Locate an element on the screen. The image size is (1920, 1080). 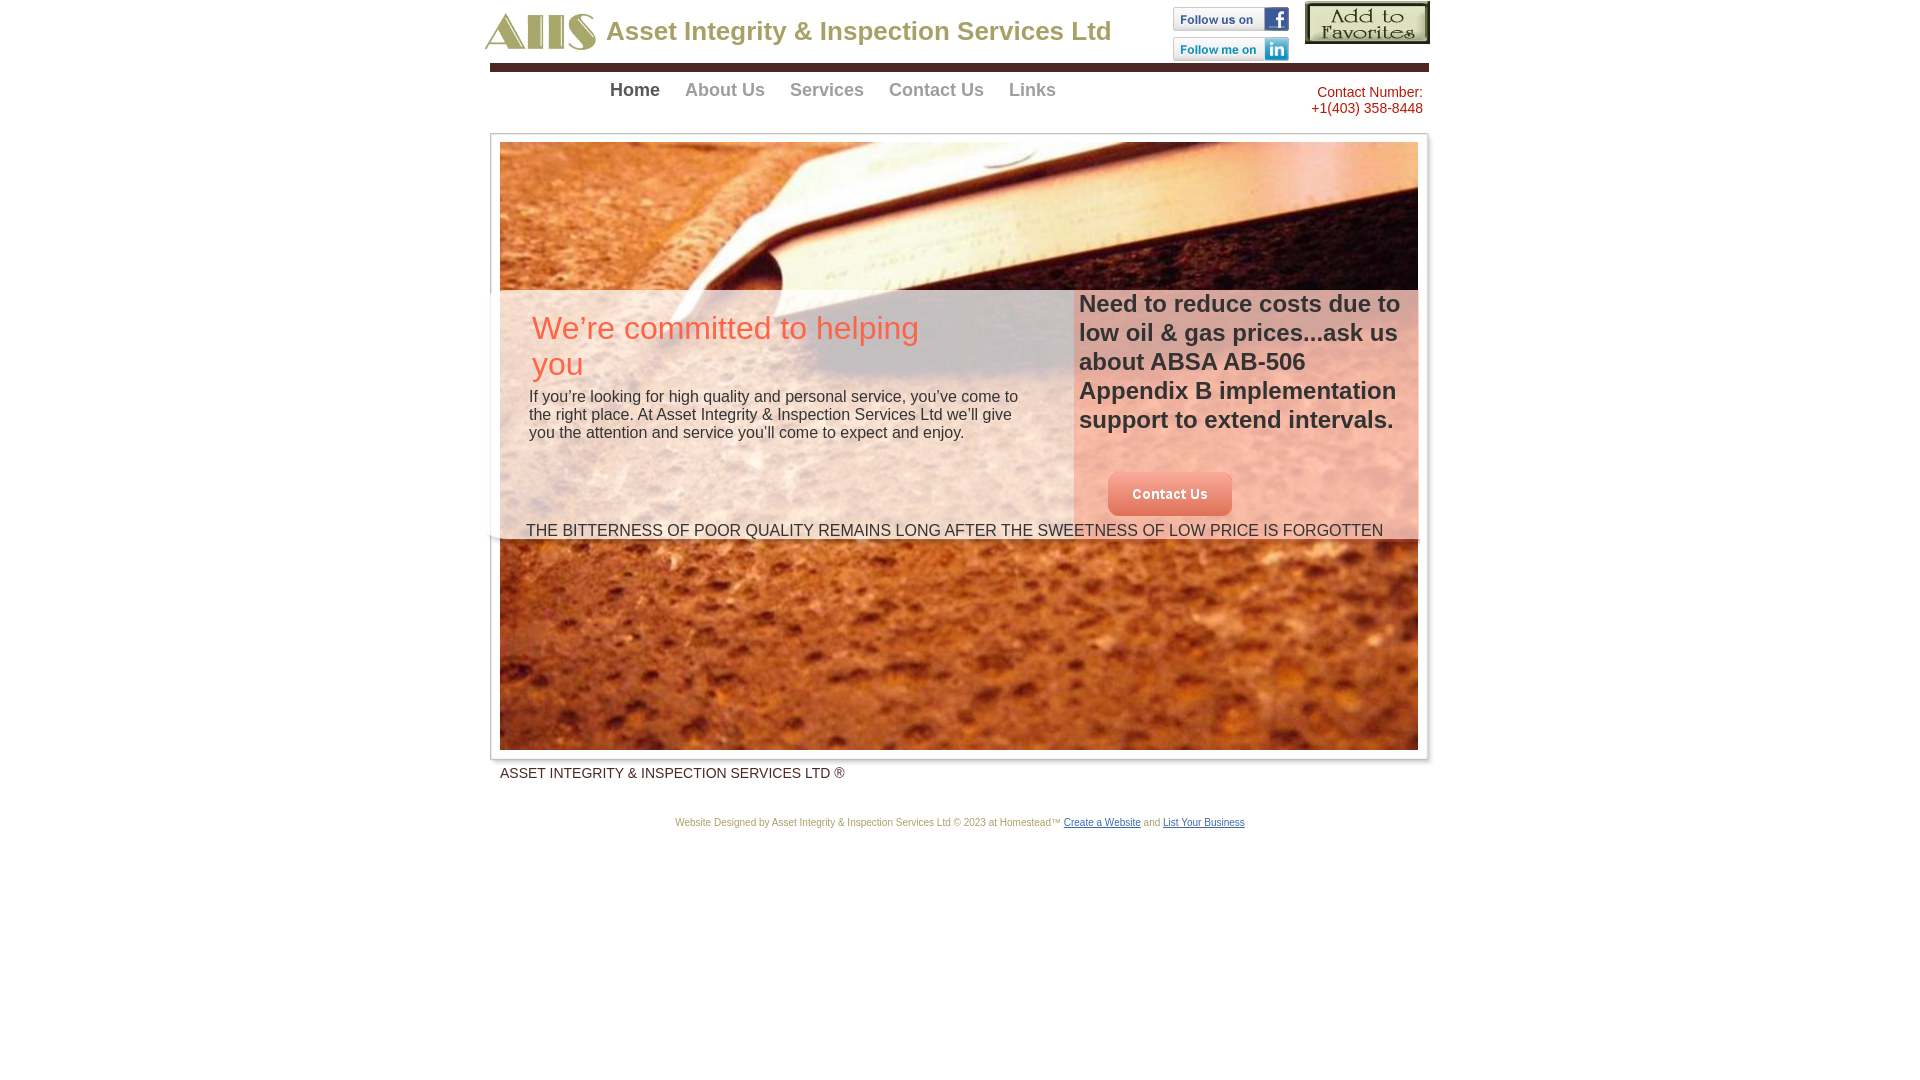
'Create a Website' is located at coordinates (1101, 822).